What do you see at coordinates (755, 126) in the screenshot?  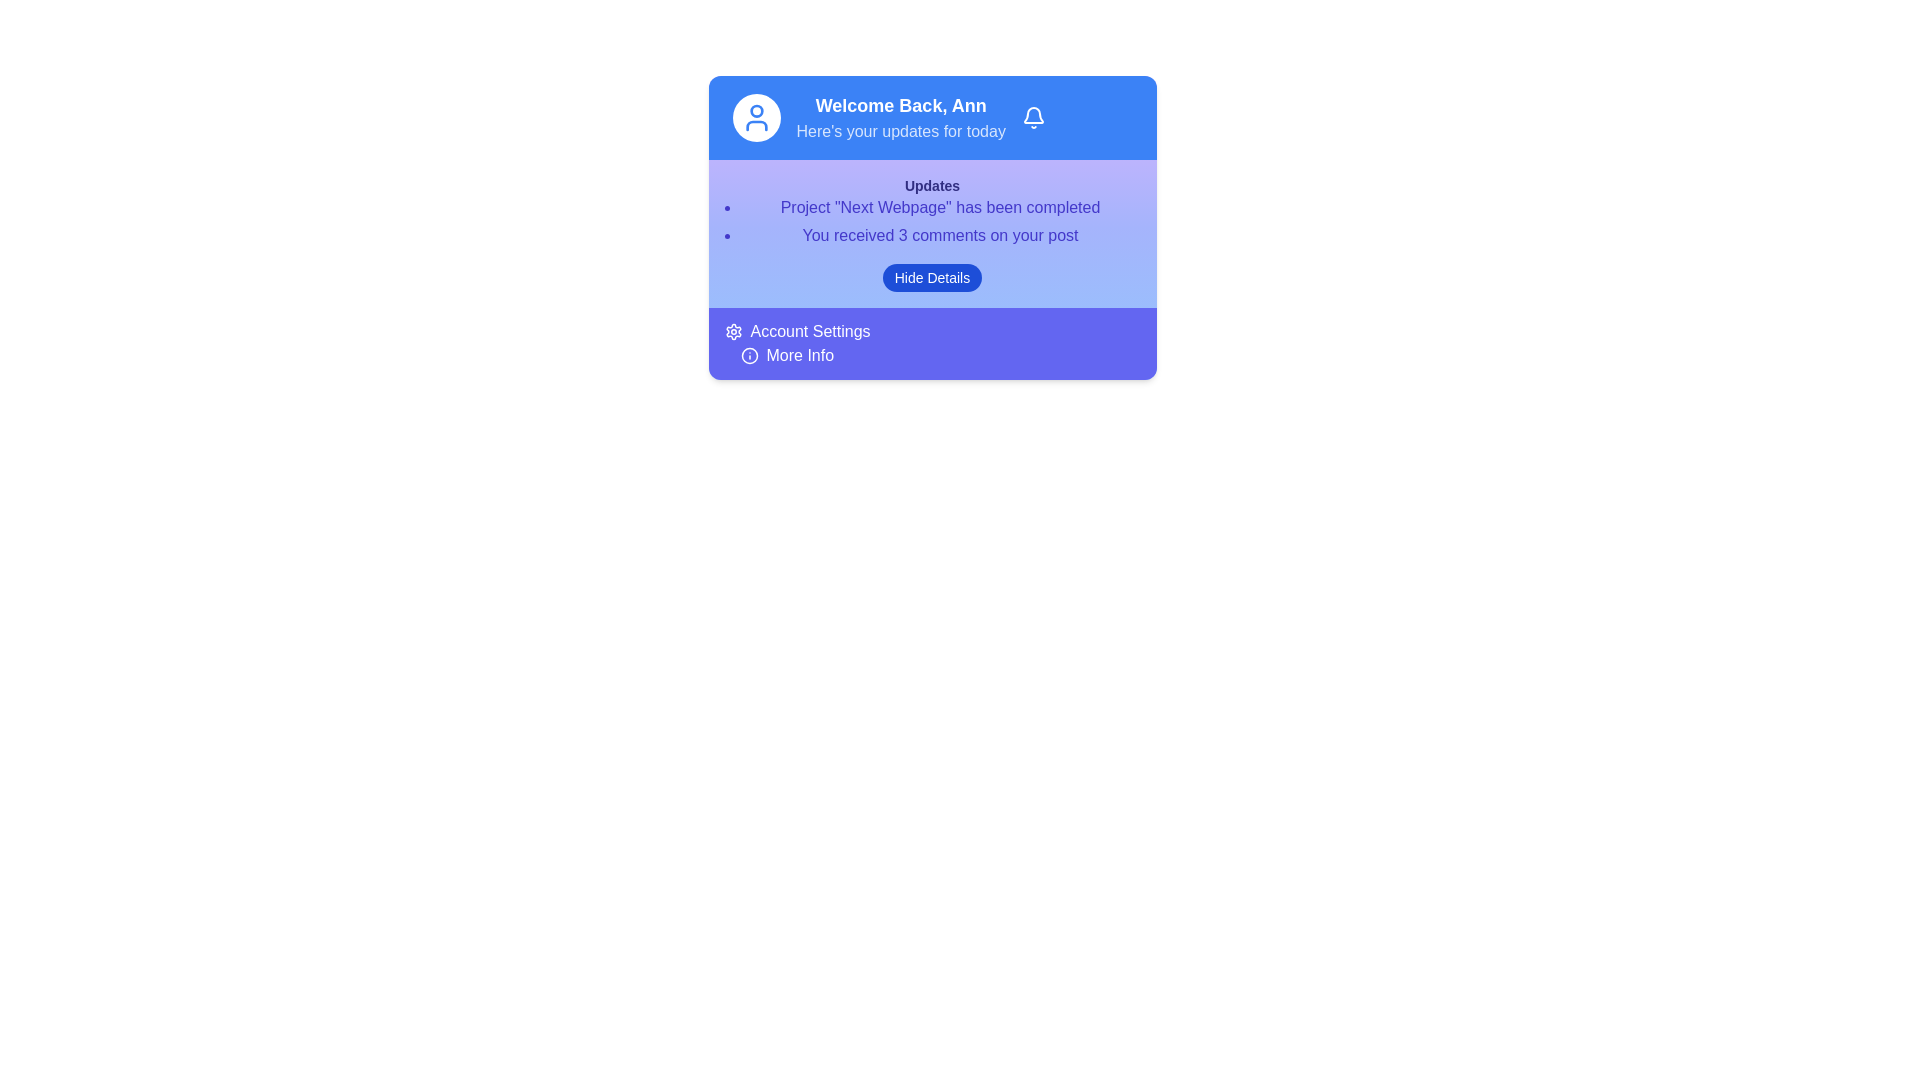 I see `the decorative user profile icon located in the upper-left section of the interface, adjacent to the greeting text 'Welcome Back, Ann'` at bounding box center [755, 126].